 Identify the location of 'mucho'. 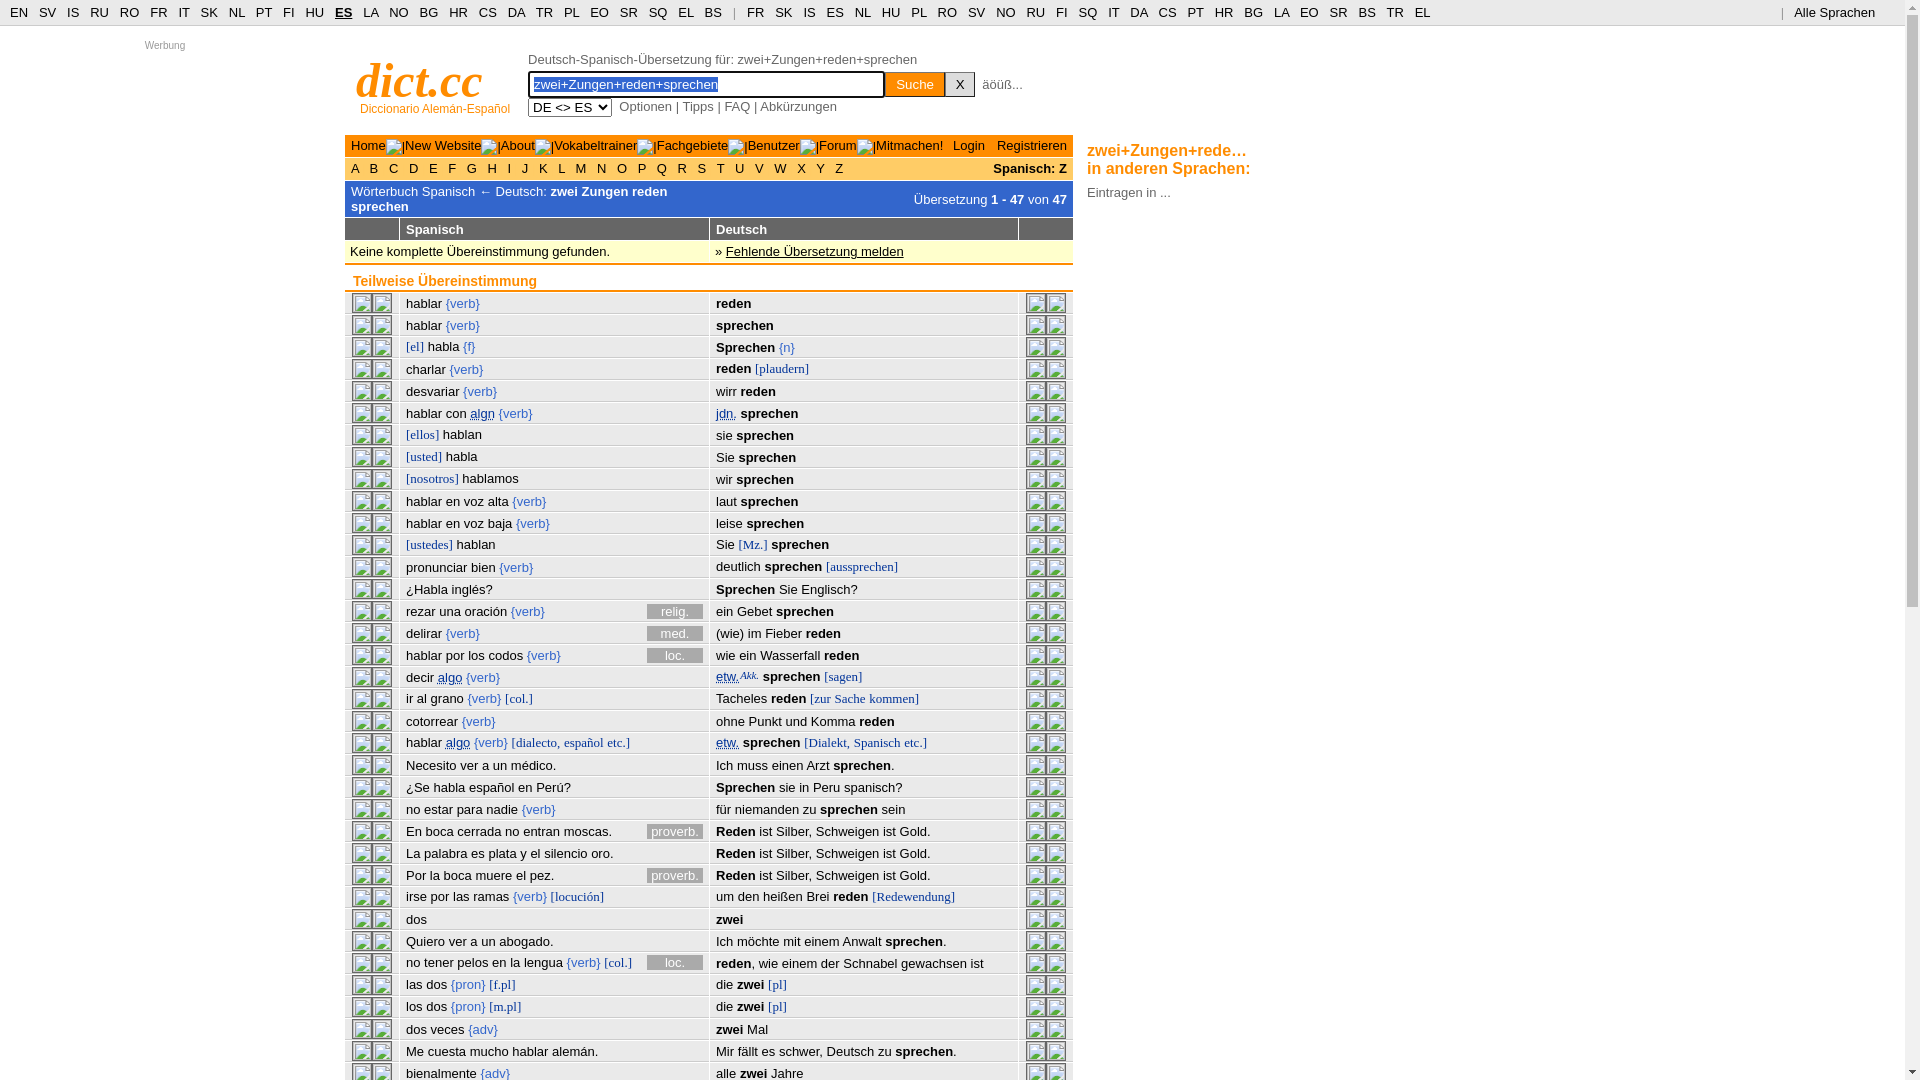
(489, 1050).